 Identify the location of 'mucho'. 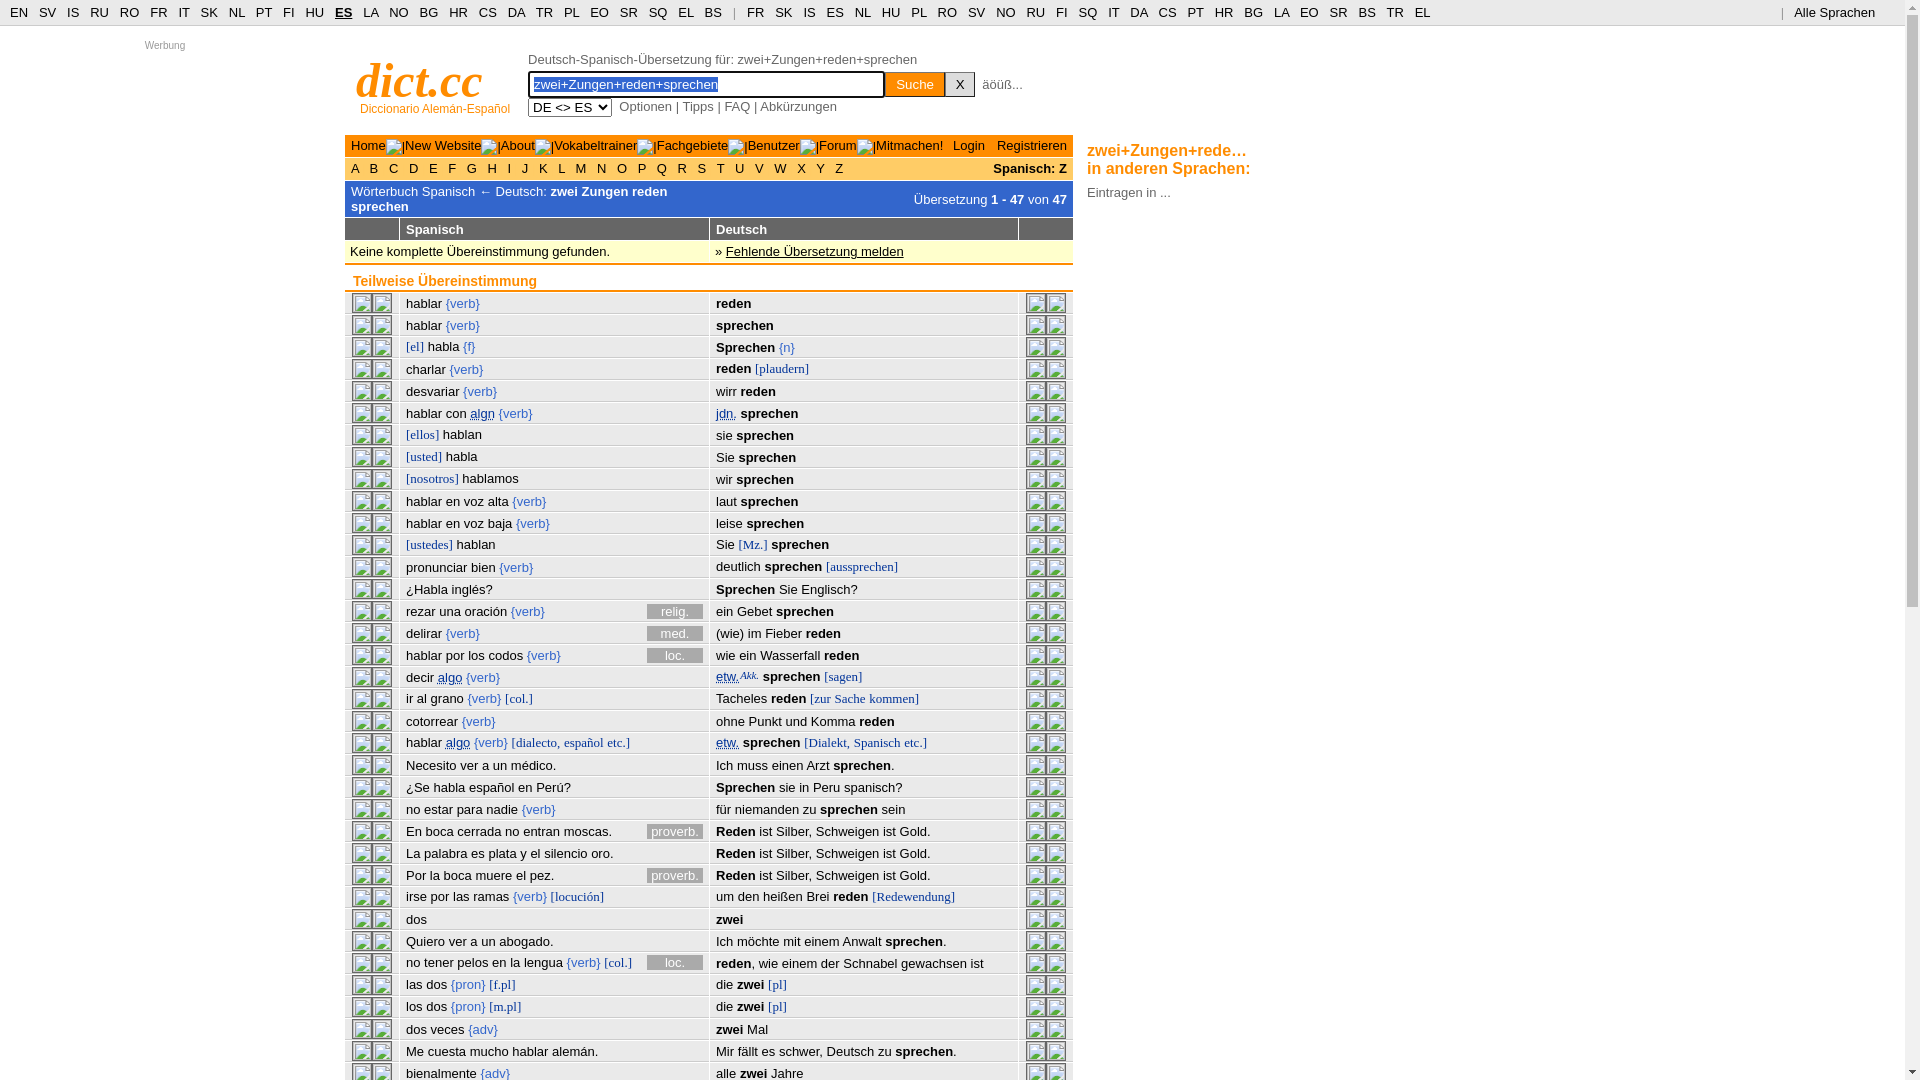
(489, 1050).